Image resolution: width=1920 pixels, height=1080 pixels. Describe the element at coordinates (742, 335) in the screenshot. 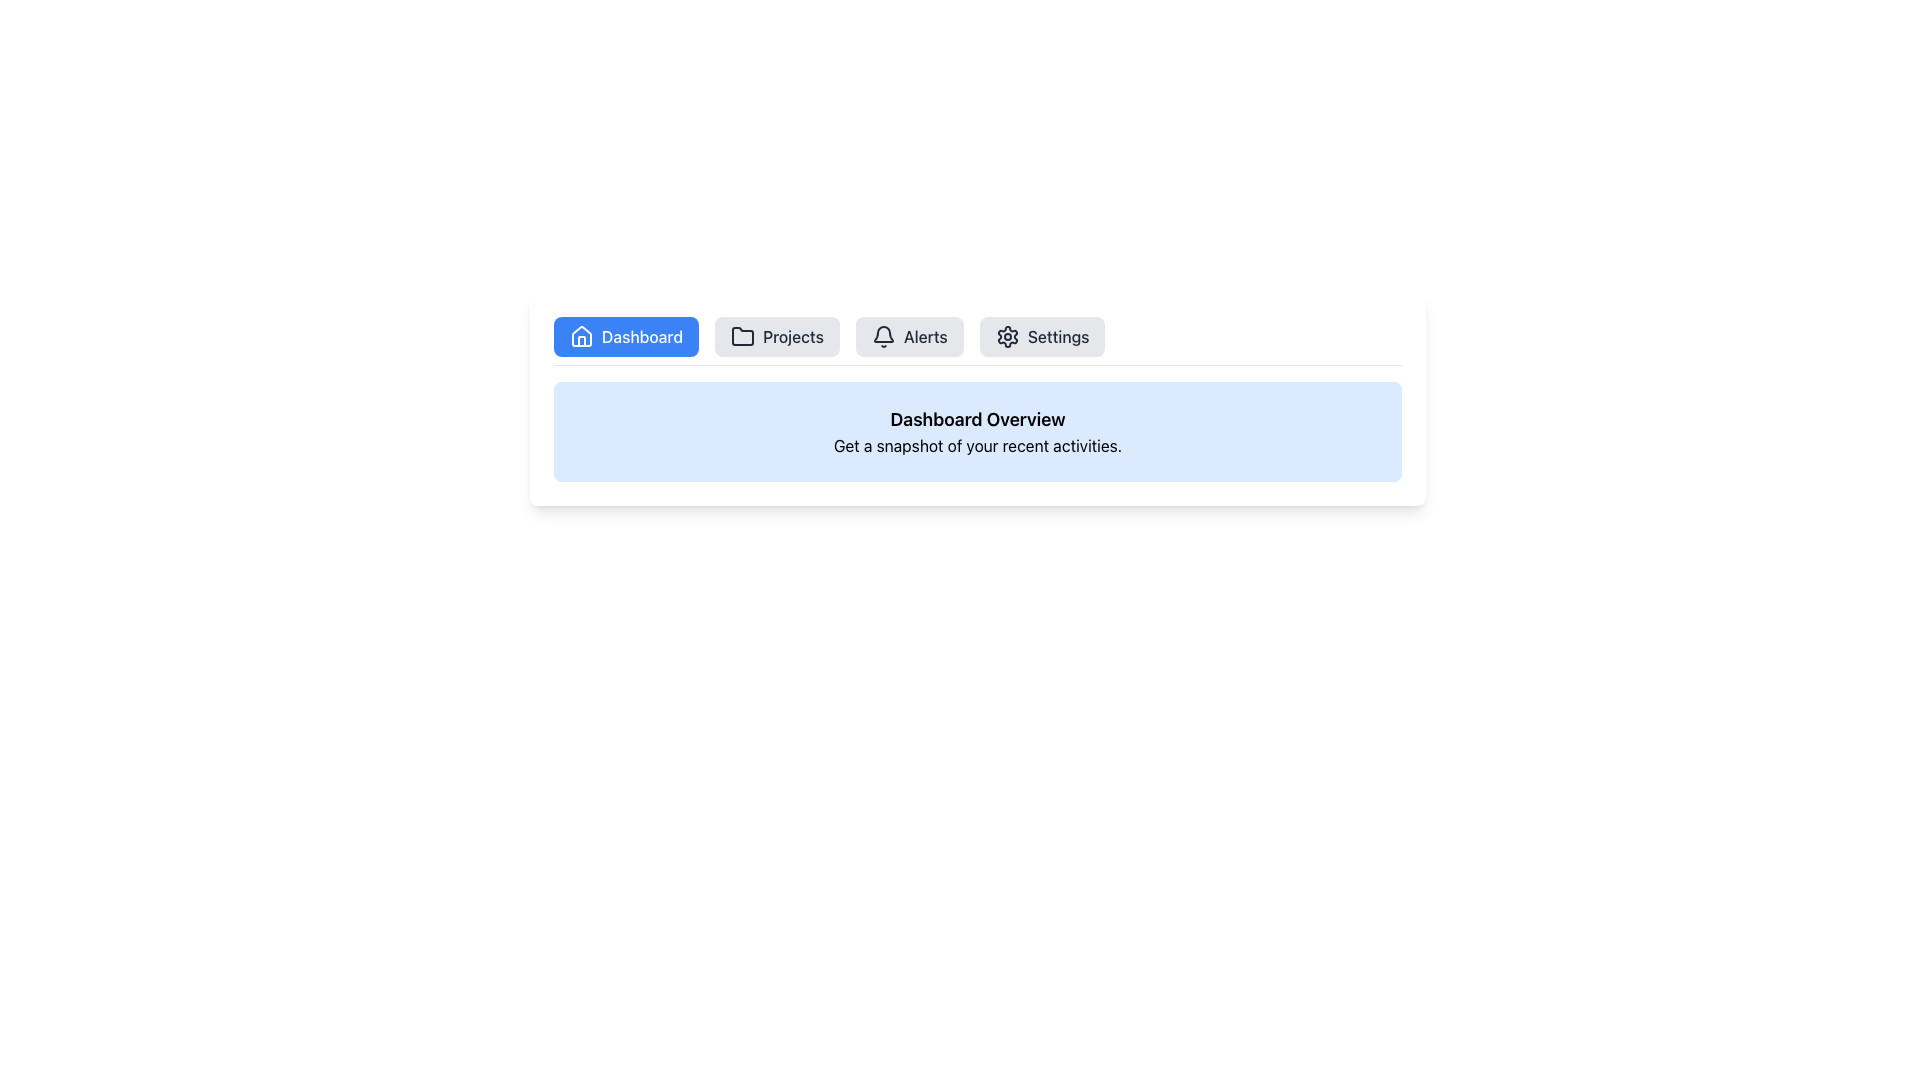

I see `the folder icon located in the navigation bar, to the right of the 'Dashboard' button` at that location.